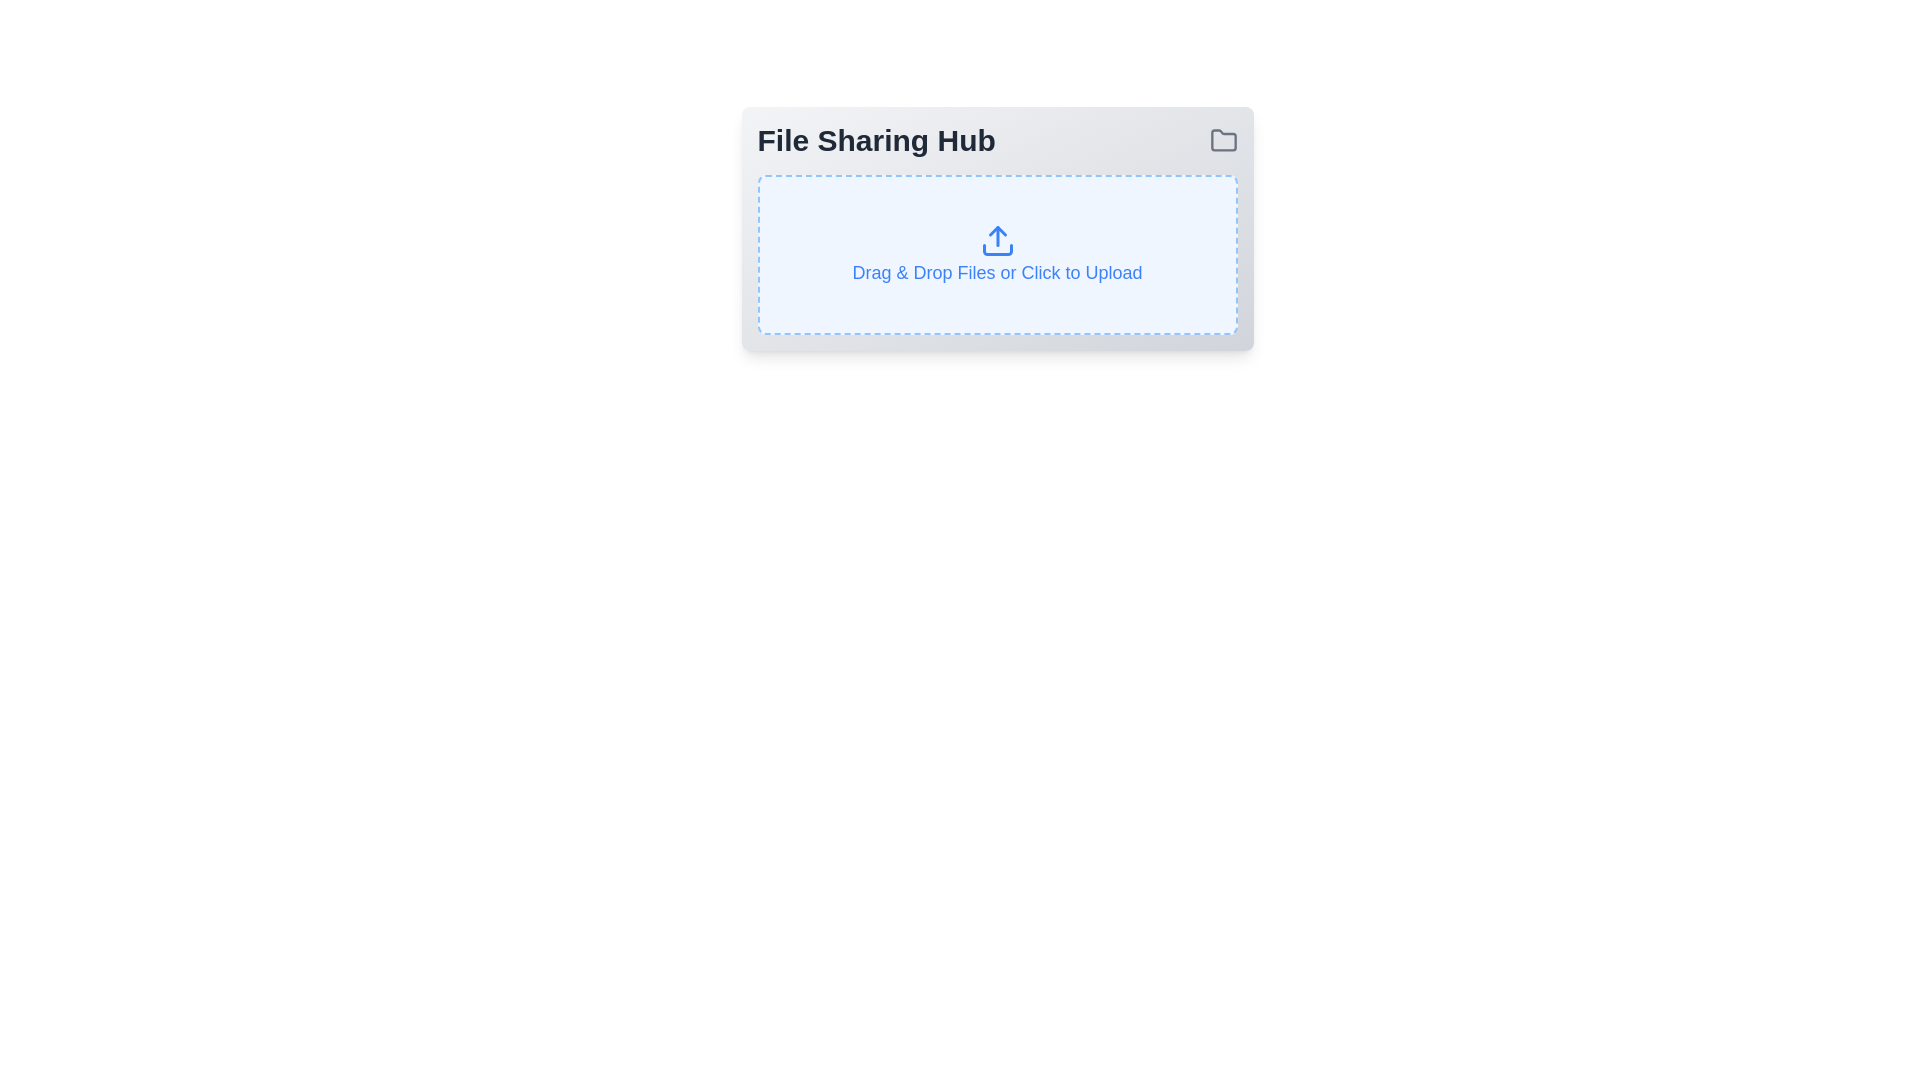 The width and height of the screenshot is (1920, 1080). I want to click on the folder icon located at the upper right corner of the 'File Sharing Hub' section, which represents file or directory operations, so click(1222, 139).